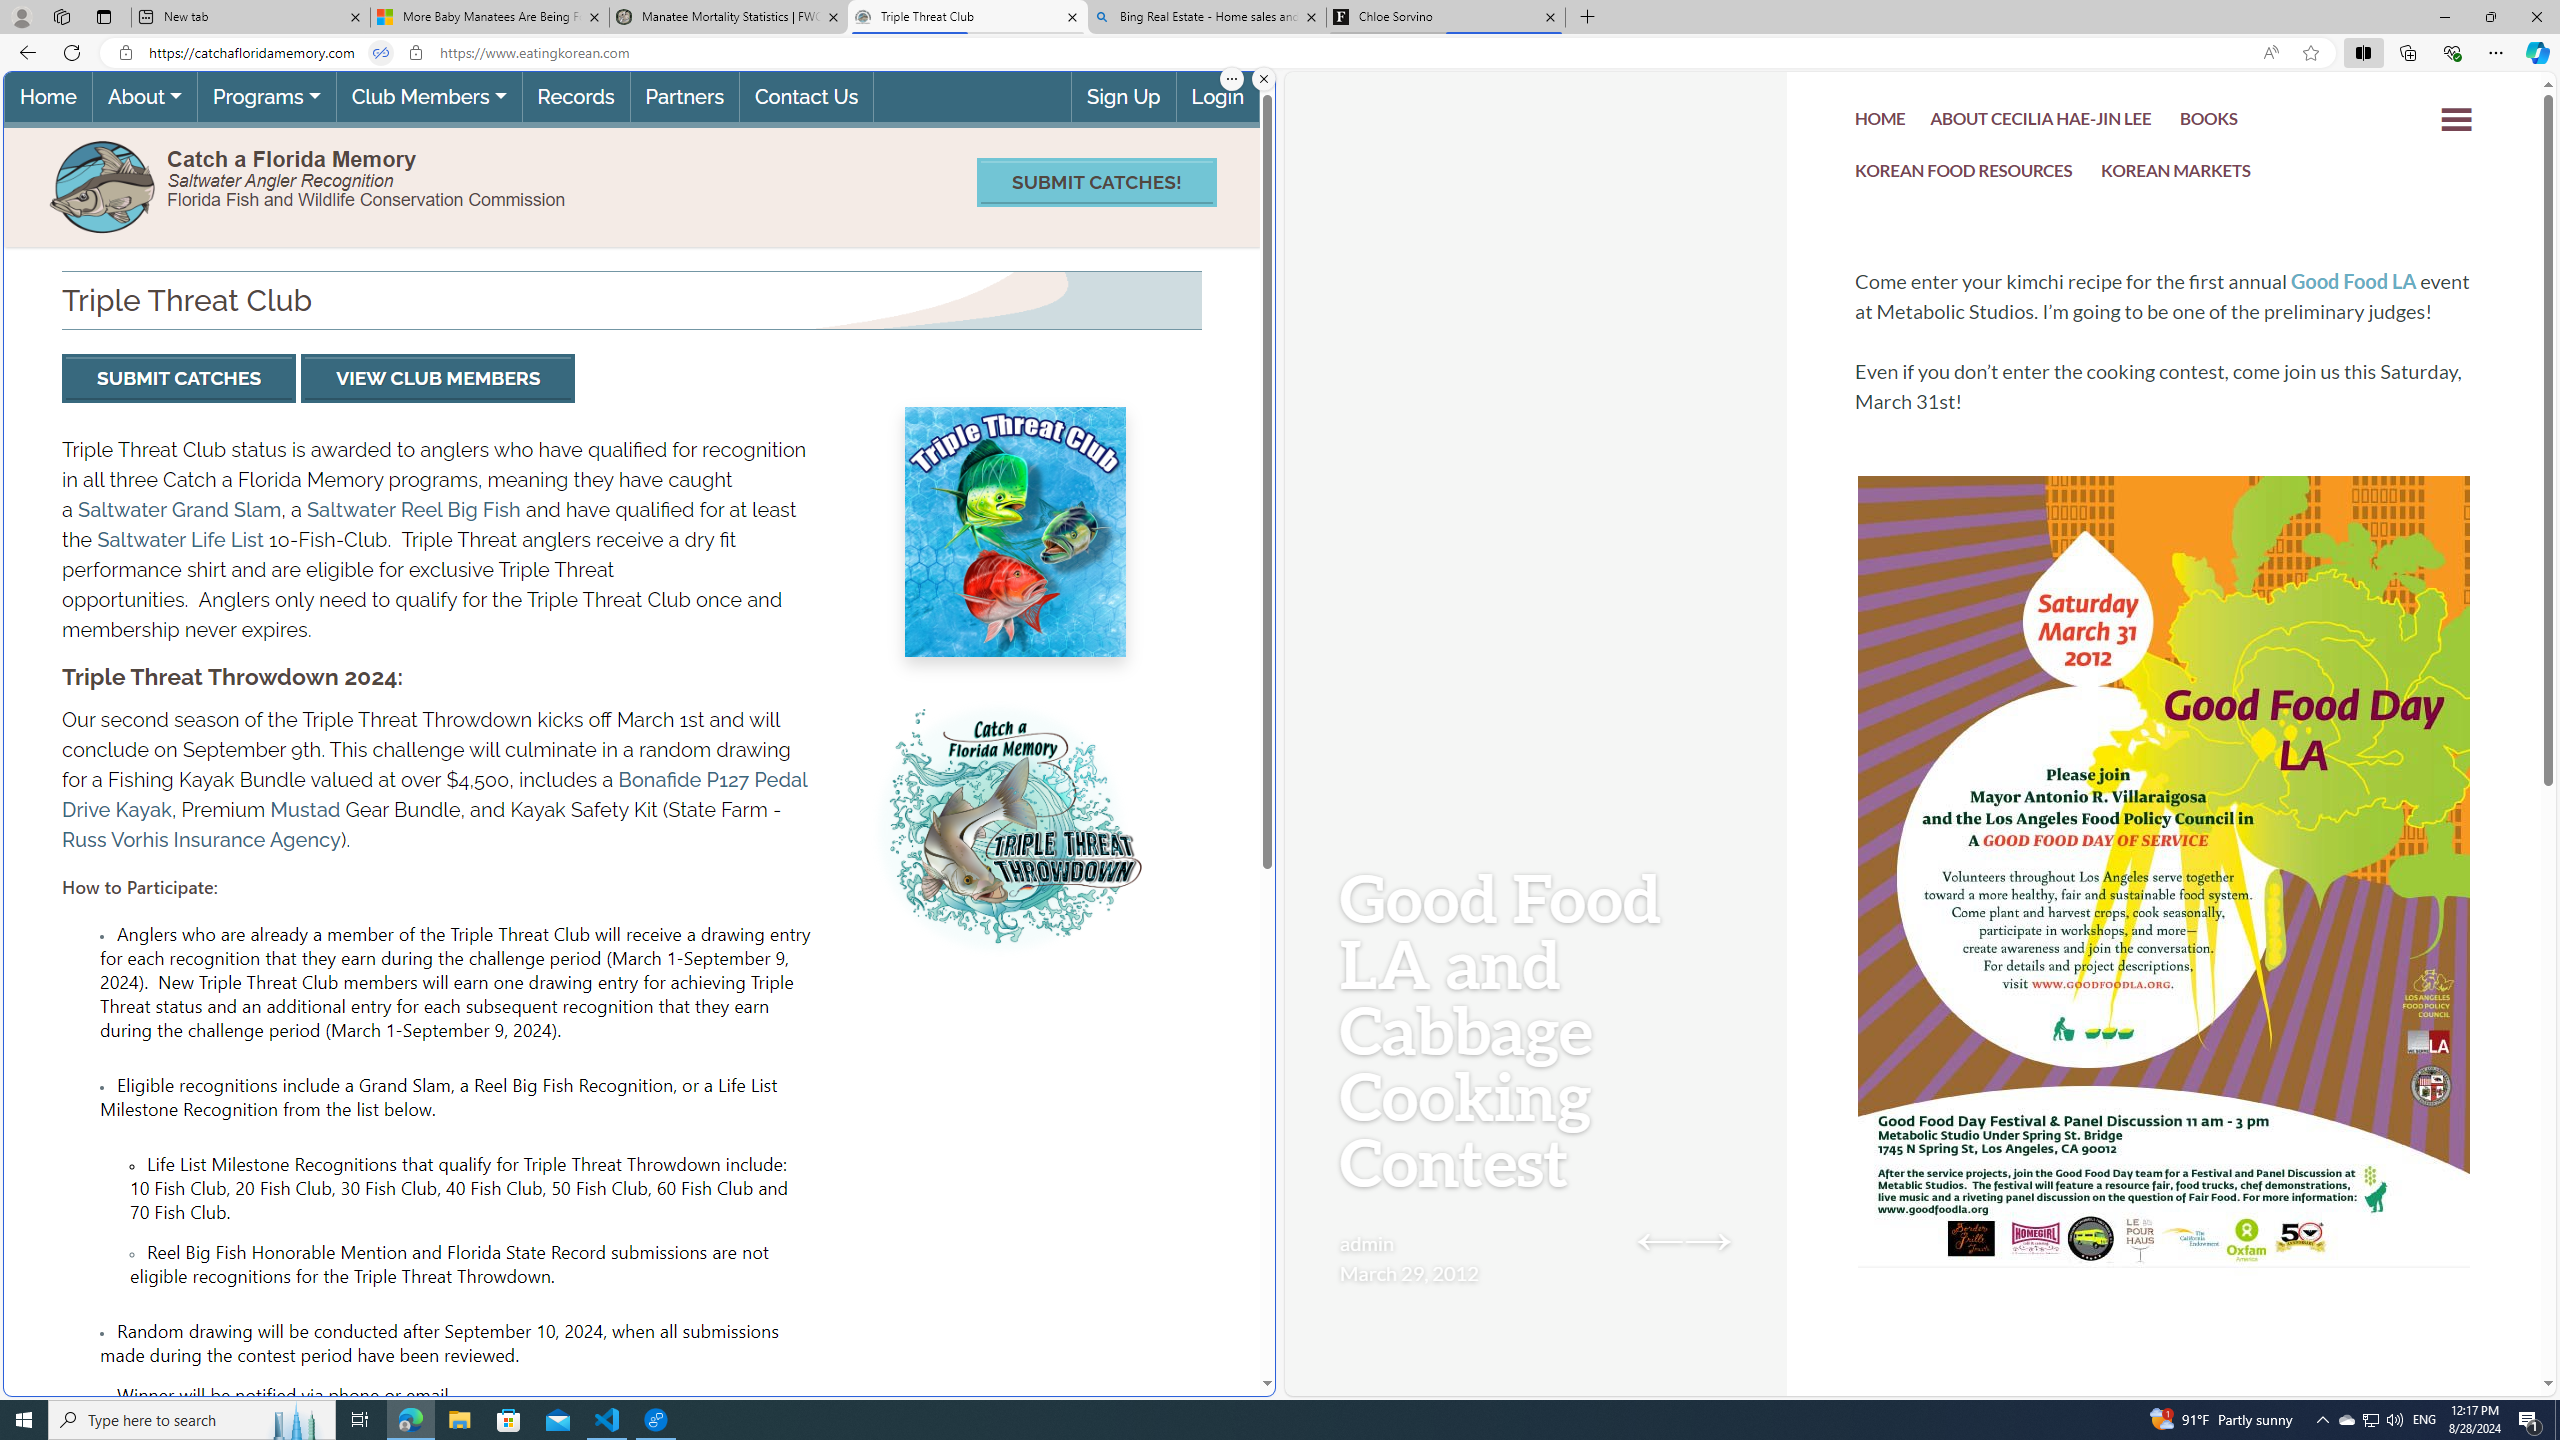  I want to click on 'HOME', so click(1880, 122).